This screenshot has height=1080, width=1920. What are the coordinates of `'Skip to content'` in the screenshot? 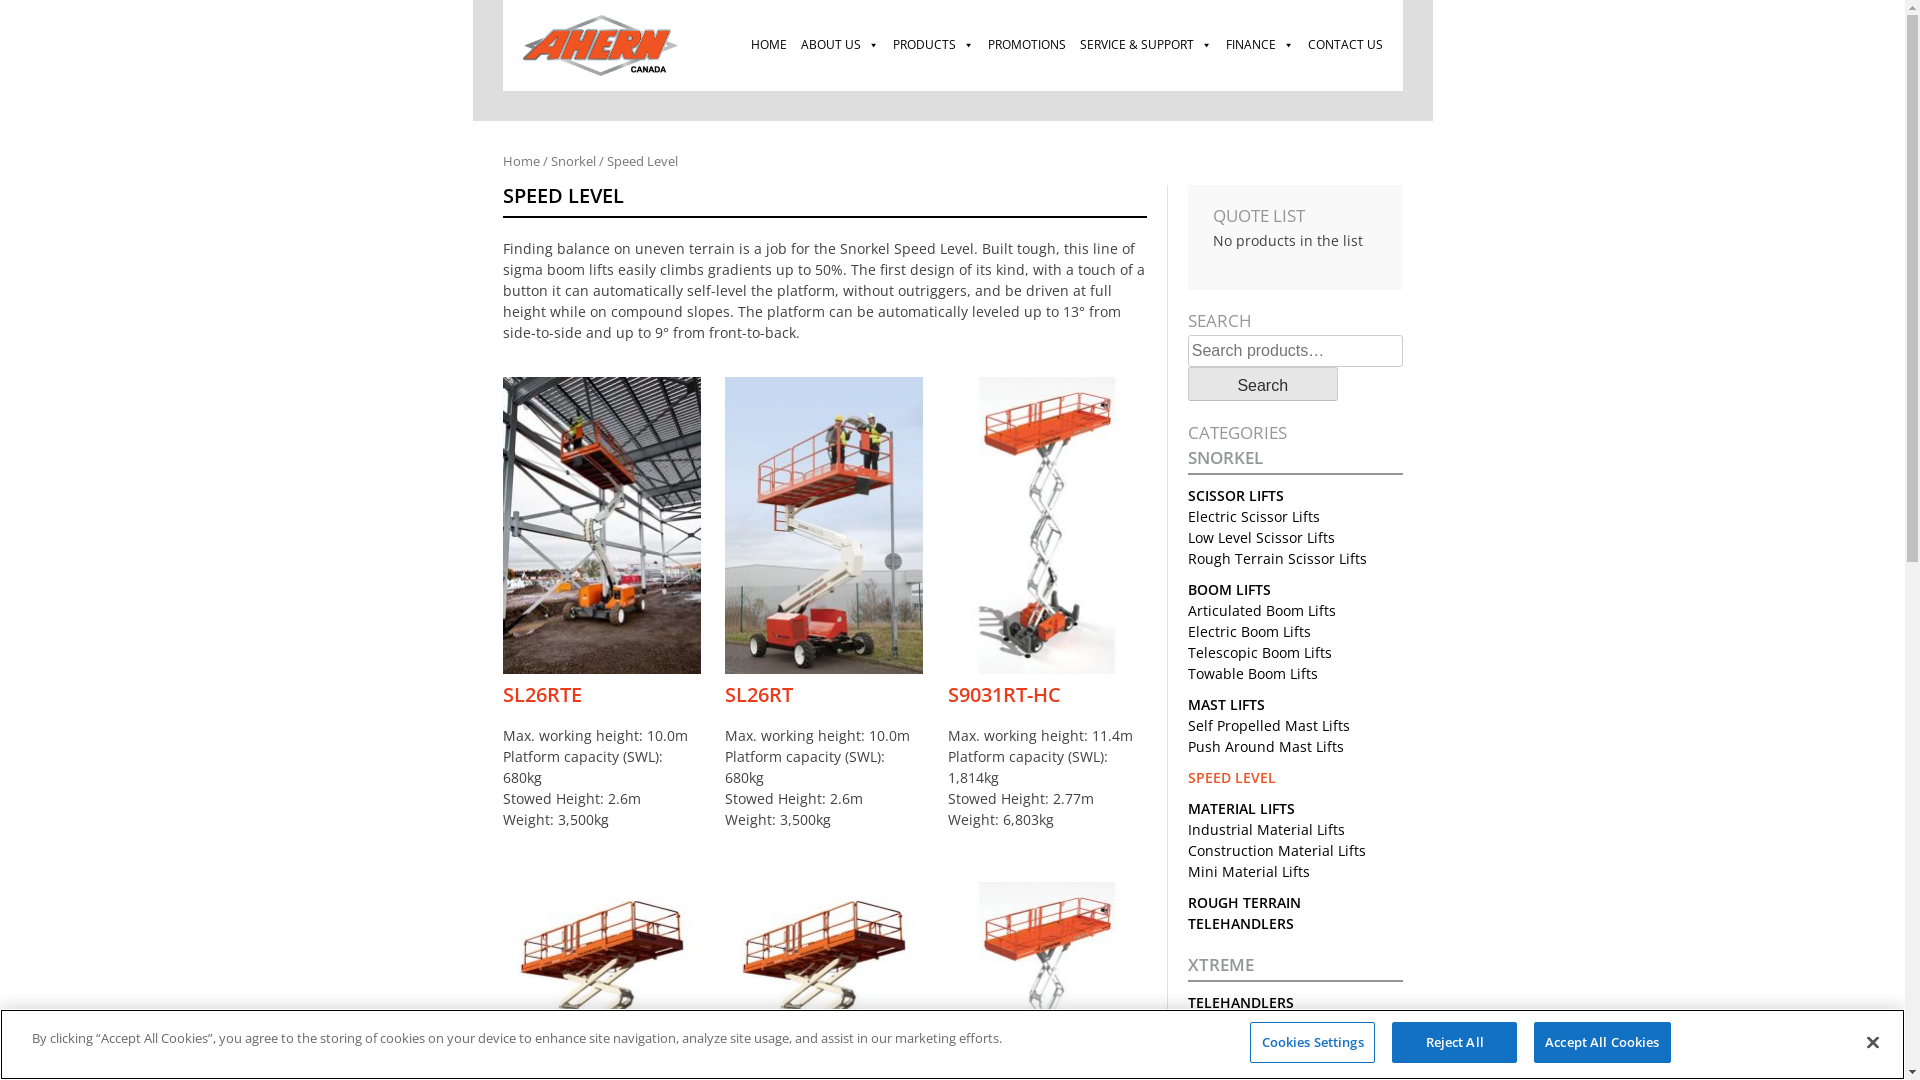 It's located at (471, 0).